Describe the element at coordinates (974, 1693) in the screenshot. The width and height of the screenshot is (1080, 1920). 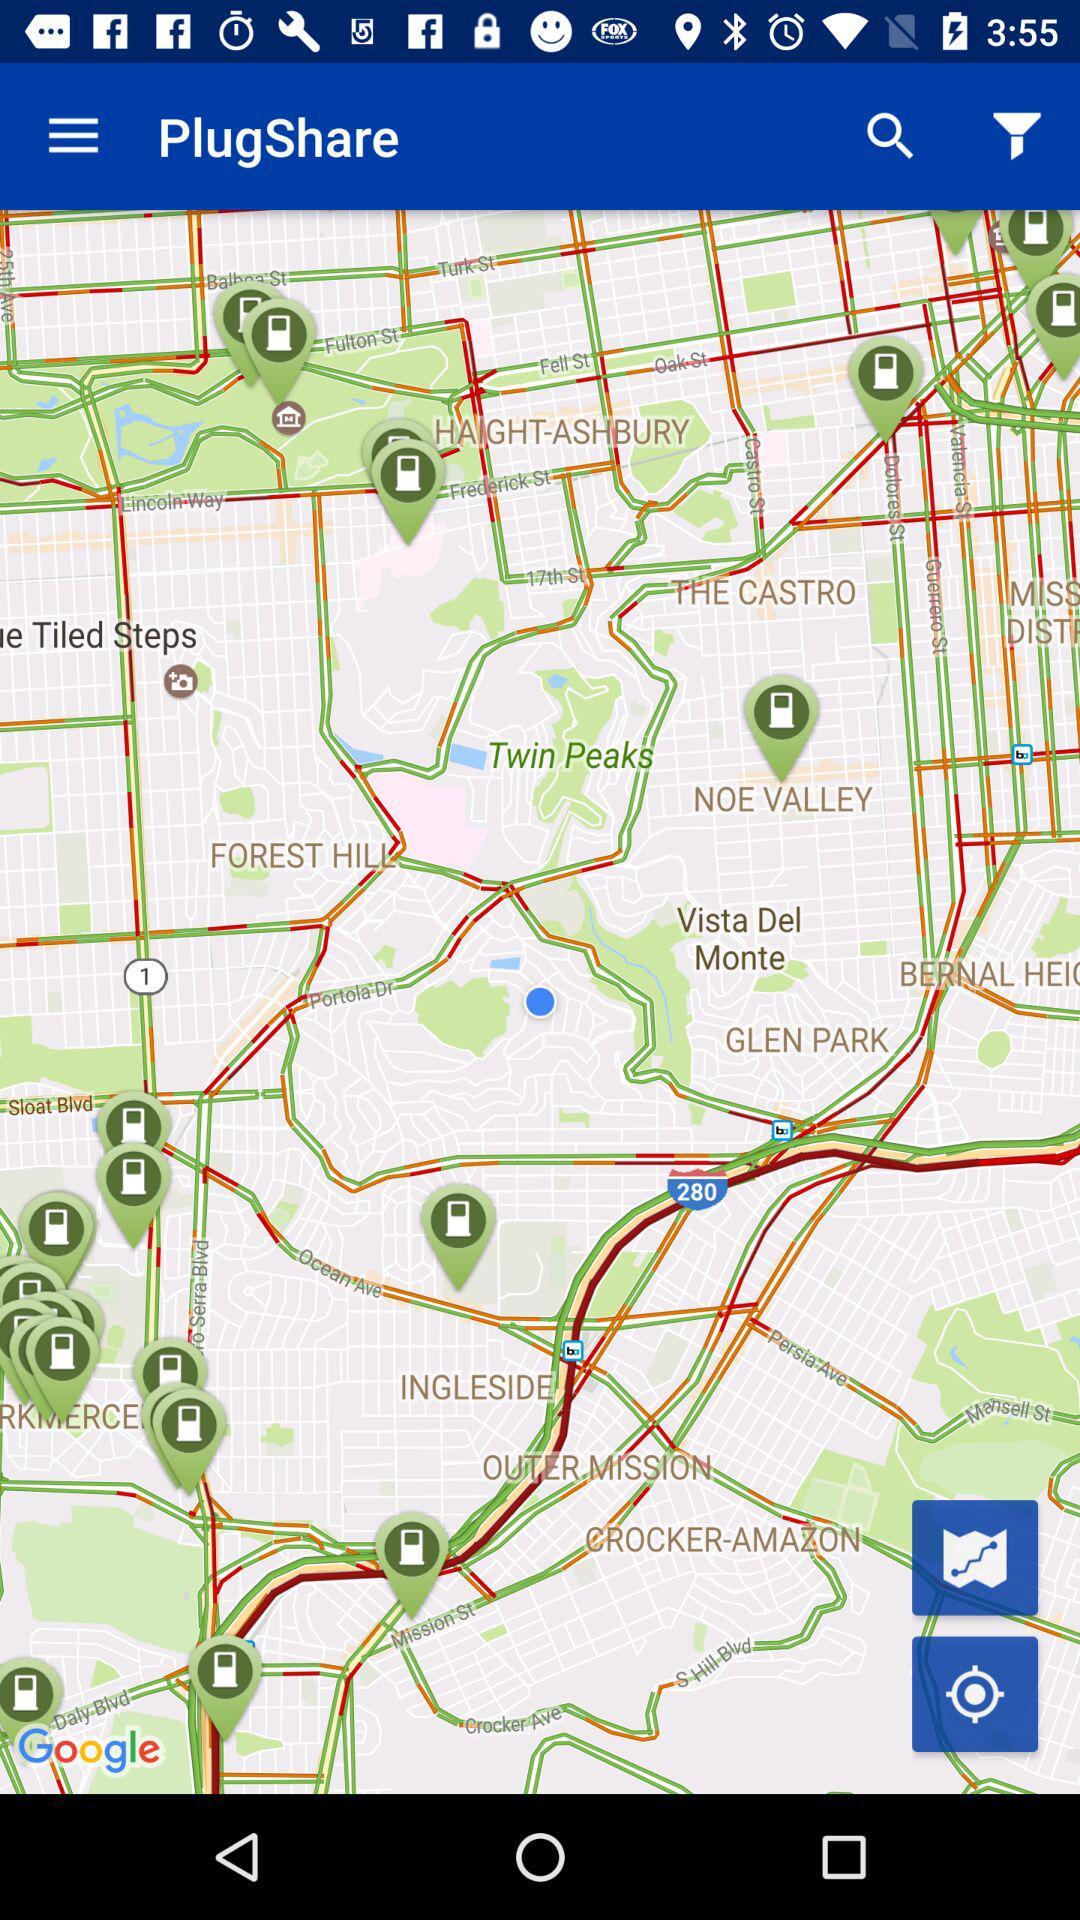
I see `move map around` at that location.